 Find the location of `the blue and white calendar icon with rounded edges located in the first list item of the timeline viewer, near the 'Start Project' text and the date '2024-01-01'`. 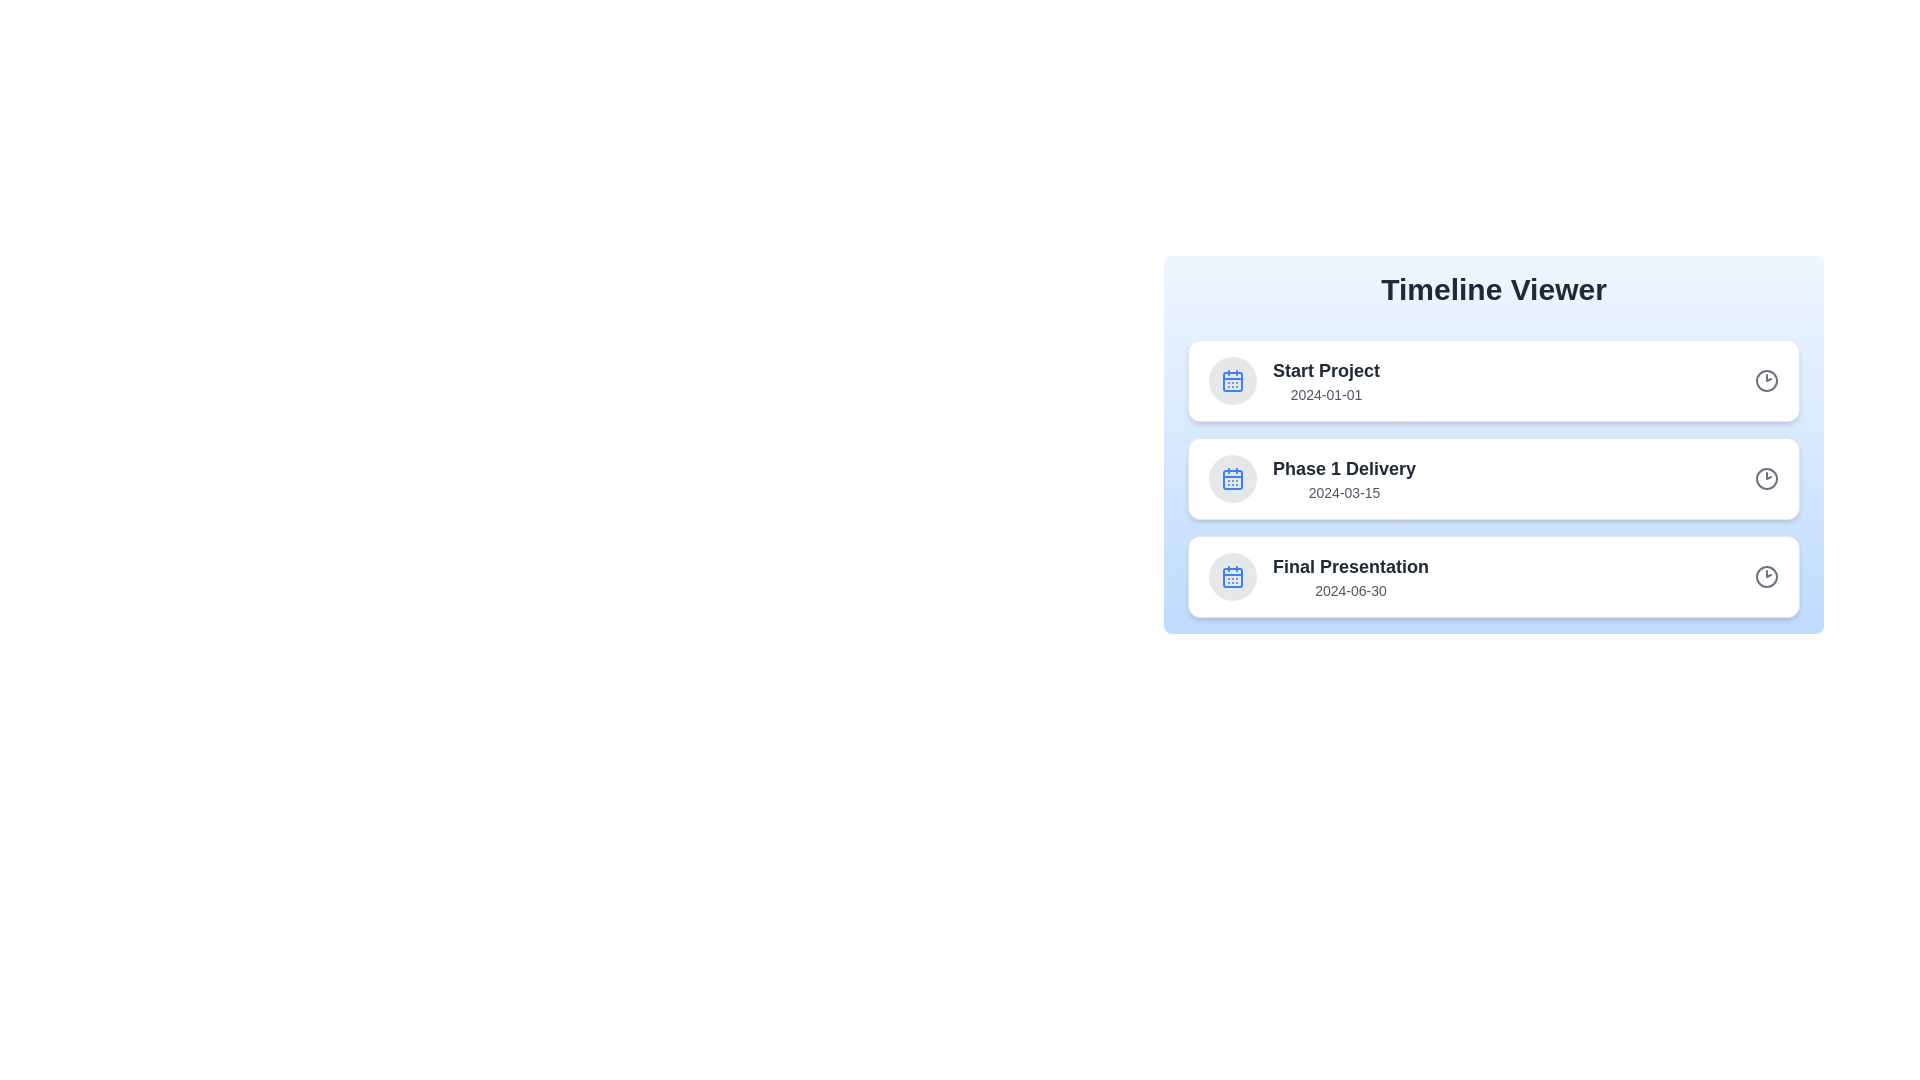

the blue and white calendar icon with rounded edges located in the first list item of the timeline viewer, near the 'Start Project' text and the date '2024-01-01' is located at coordinates (1232, 381).